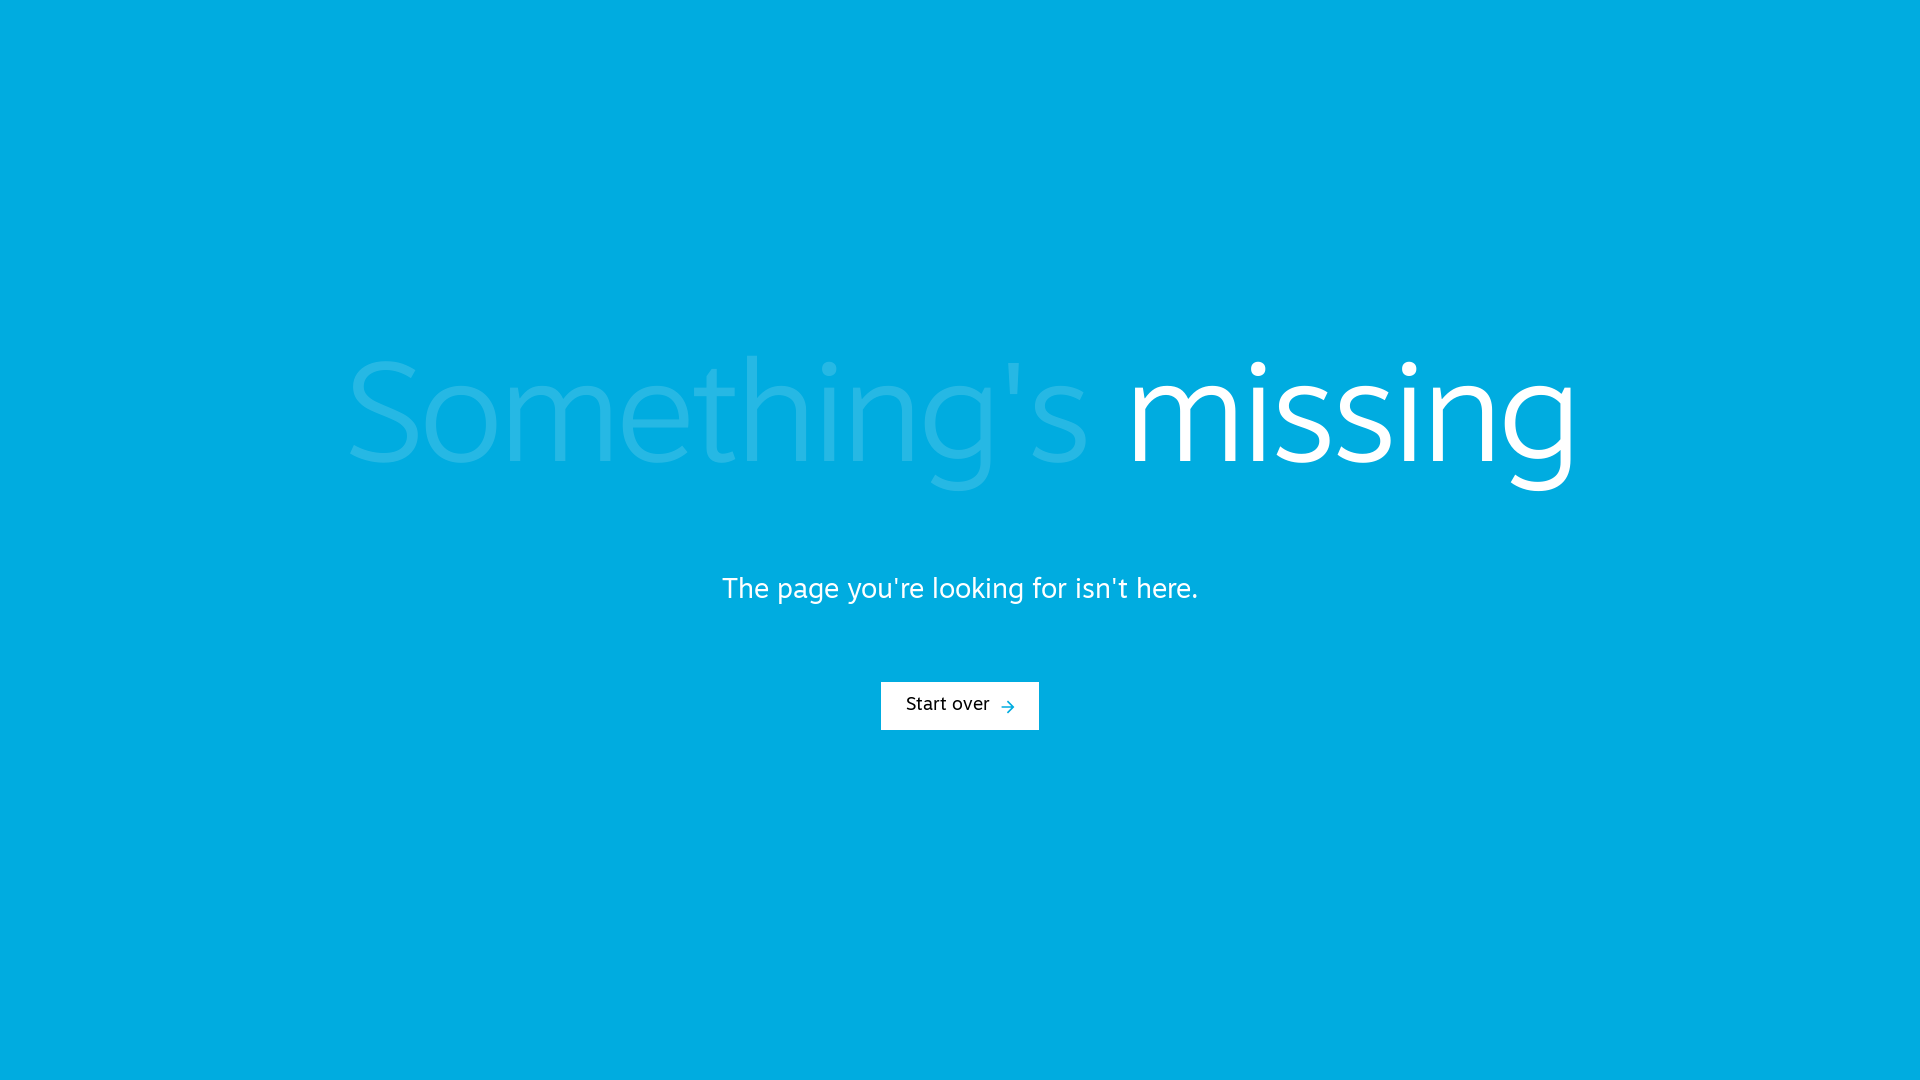 The image size is (1920, 1080). I want to click on 'Start over', so click(960, 704).